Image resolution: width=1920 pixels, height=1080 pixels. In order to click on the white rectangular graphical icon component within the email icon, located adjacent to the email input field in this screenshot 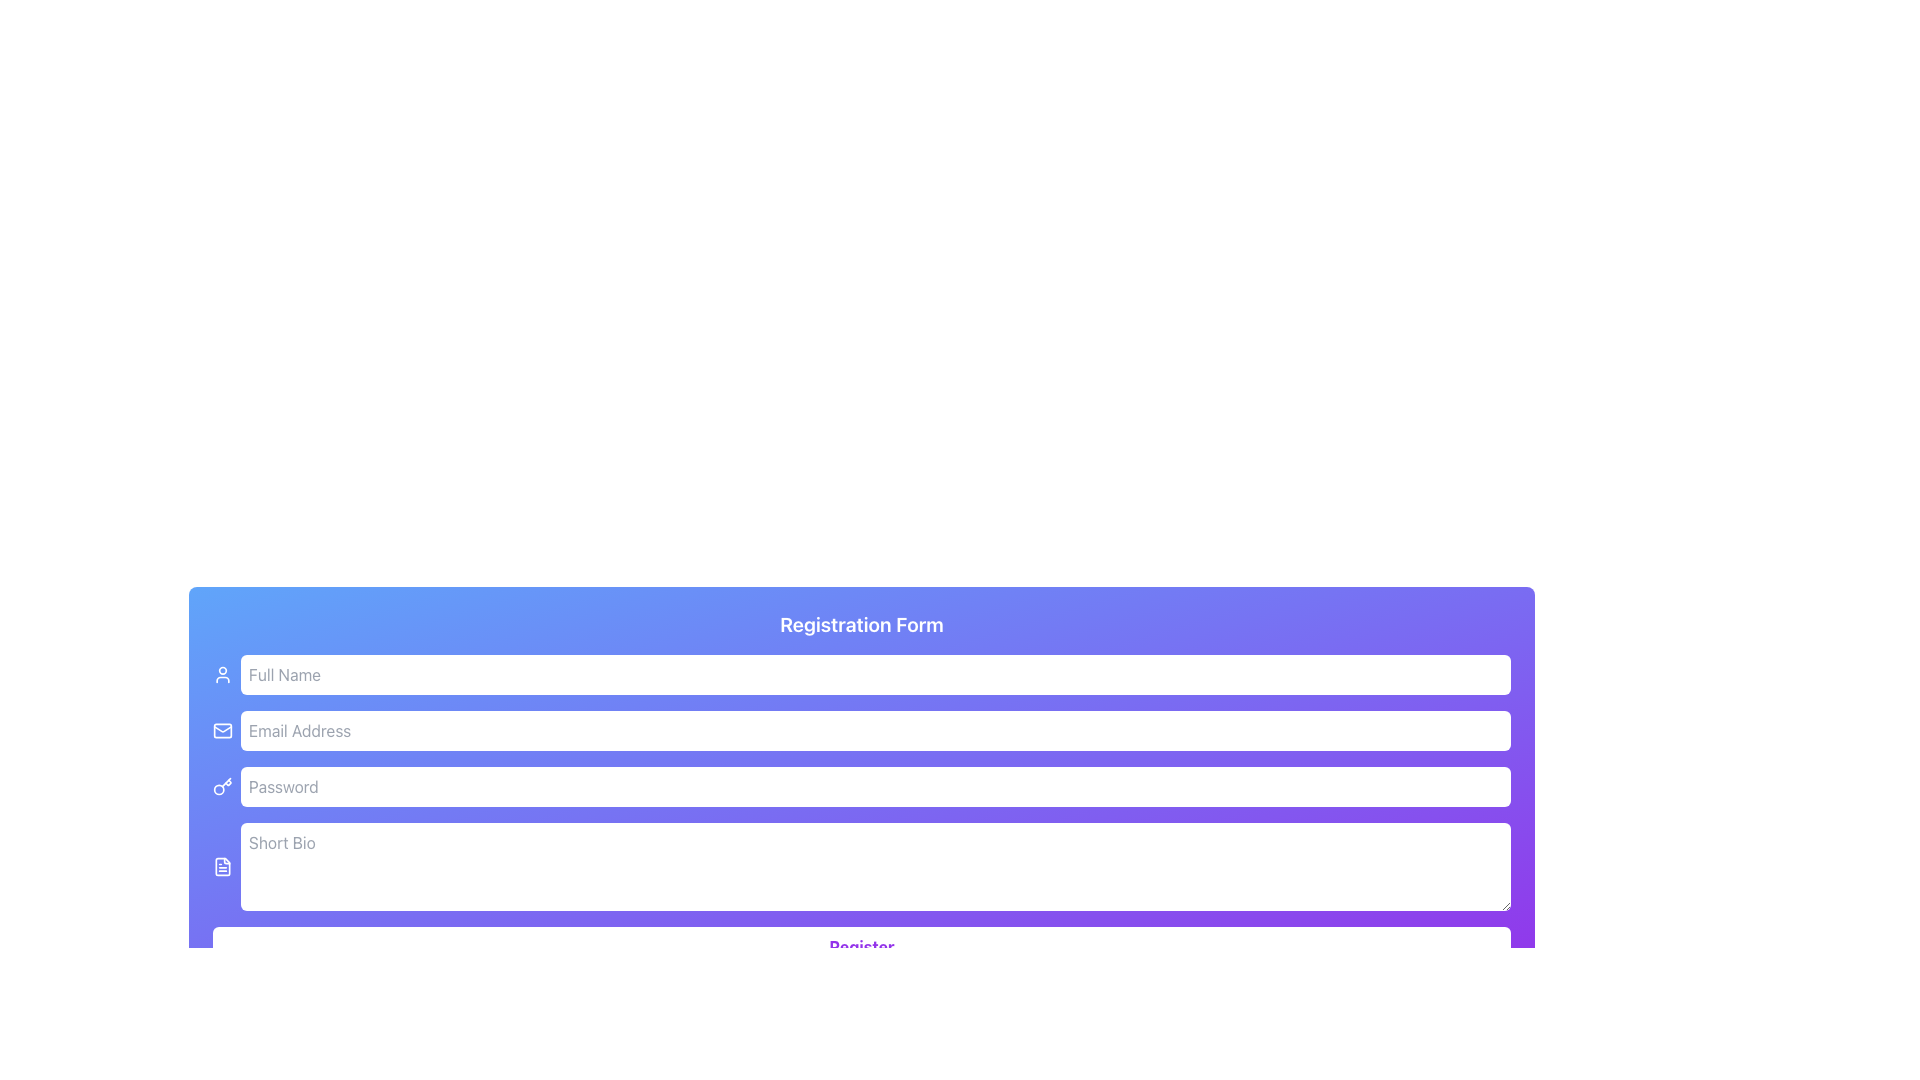, I will do `click(222, 731)`.